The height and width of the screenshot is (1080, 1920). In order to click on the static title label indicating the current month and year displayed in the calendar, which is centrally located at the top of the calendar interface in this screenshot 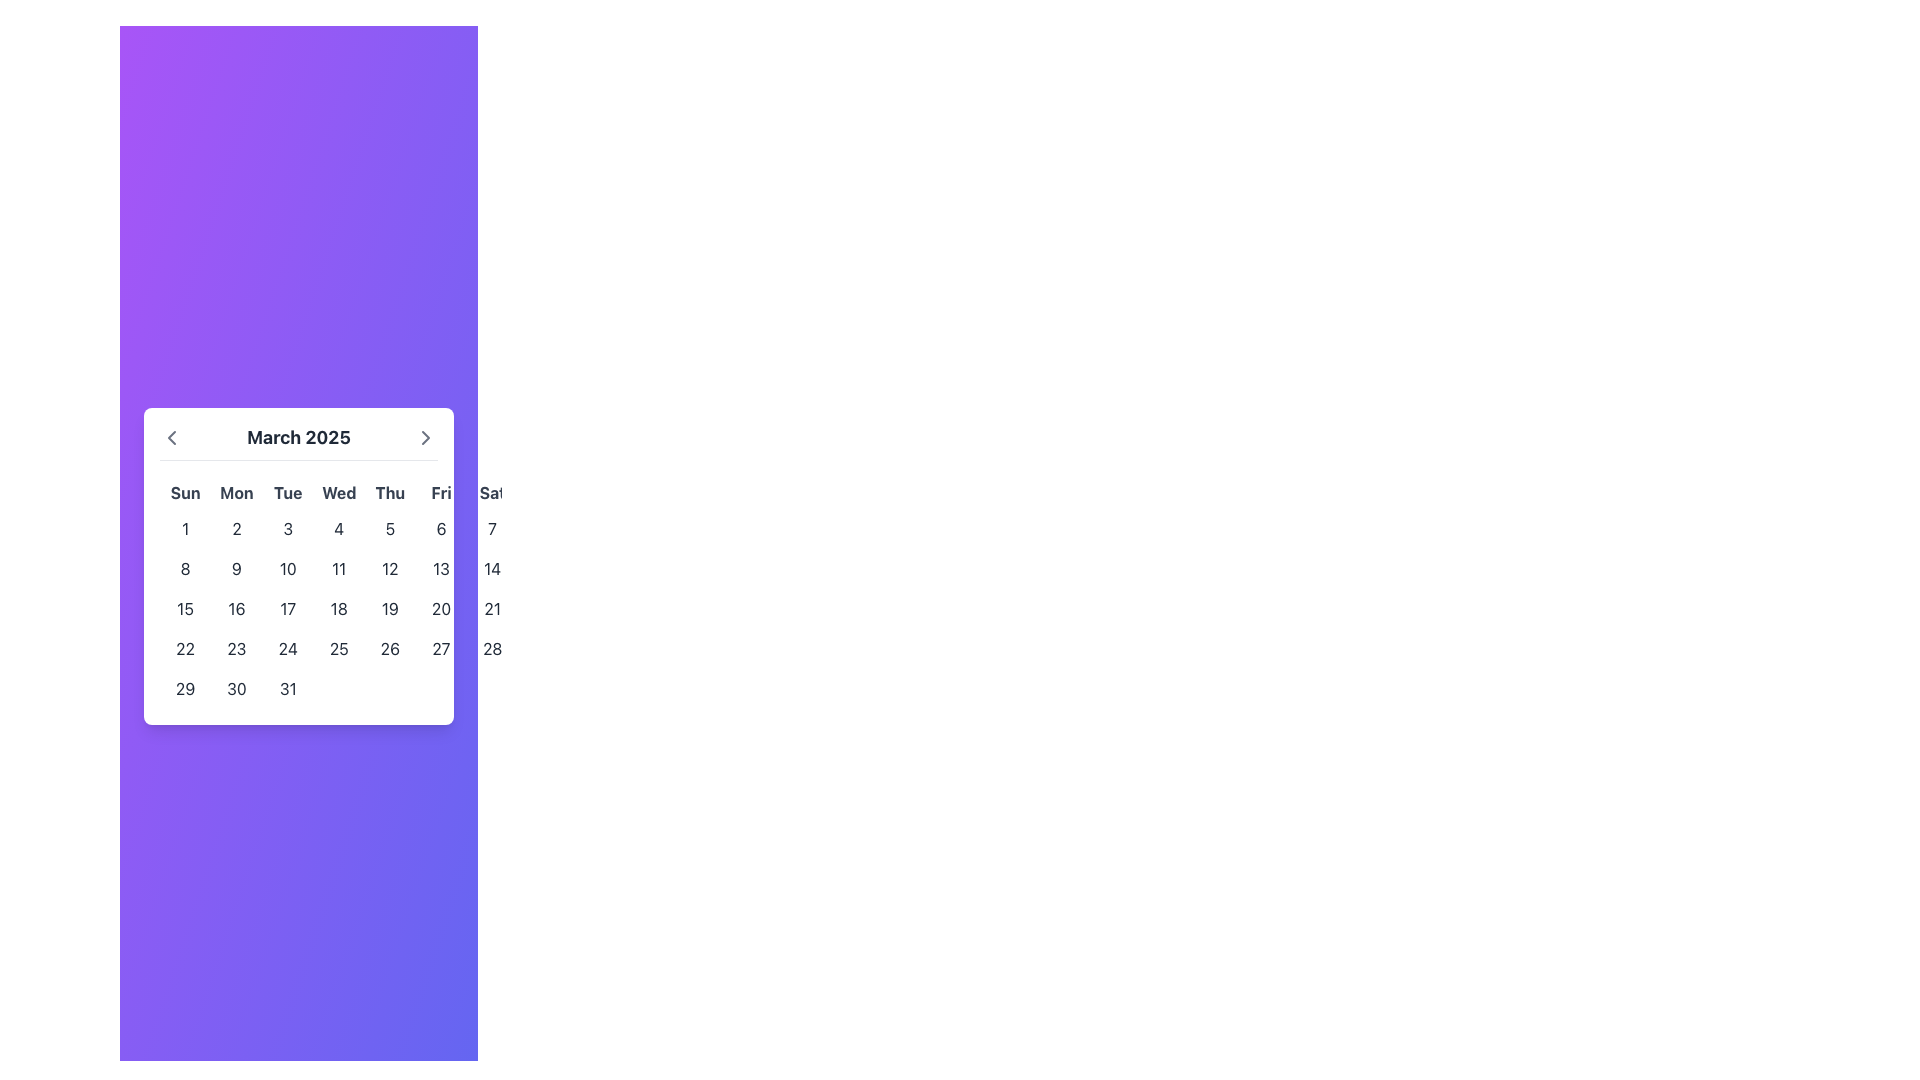, I will do `click(297, 436)`.